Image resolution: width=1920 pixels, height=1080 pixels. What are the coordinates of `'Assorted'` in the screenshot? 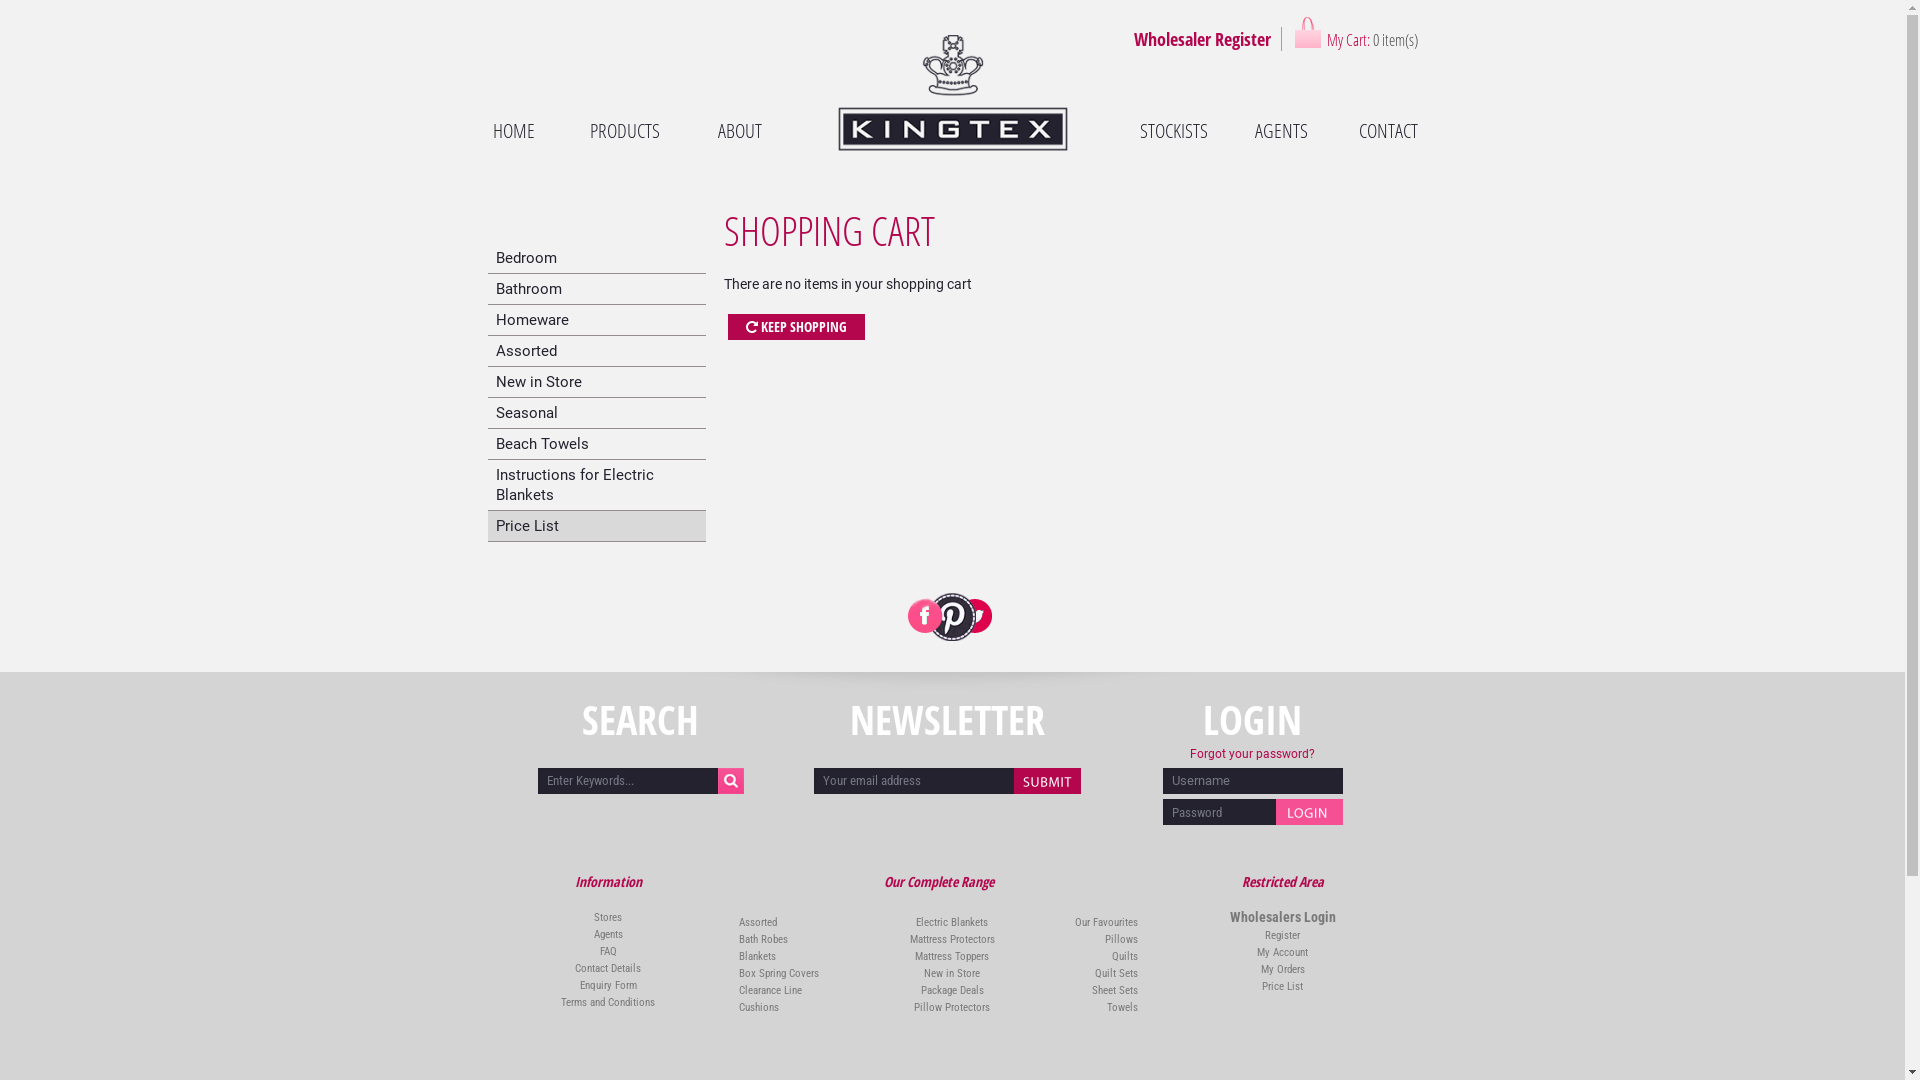 It's located at (595, 350).